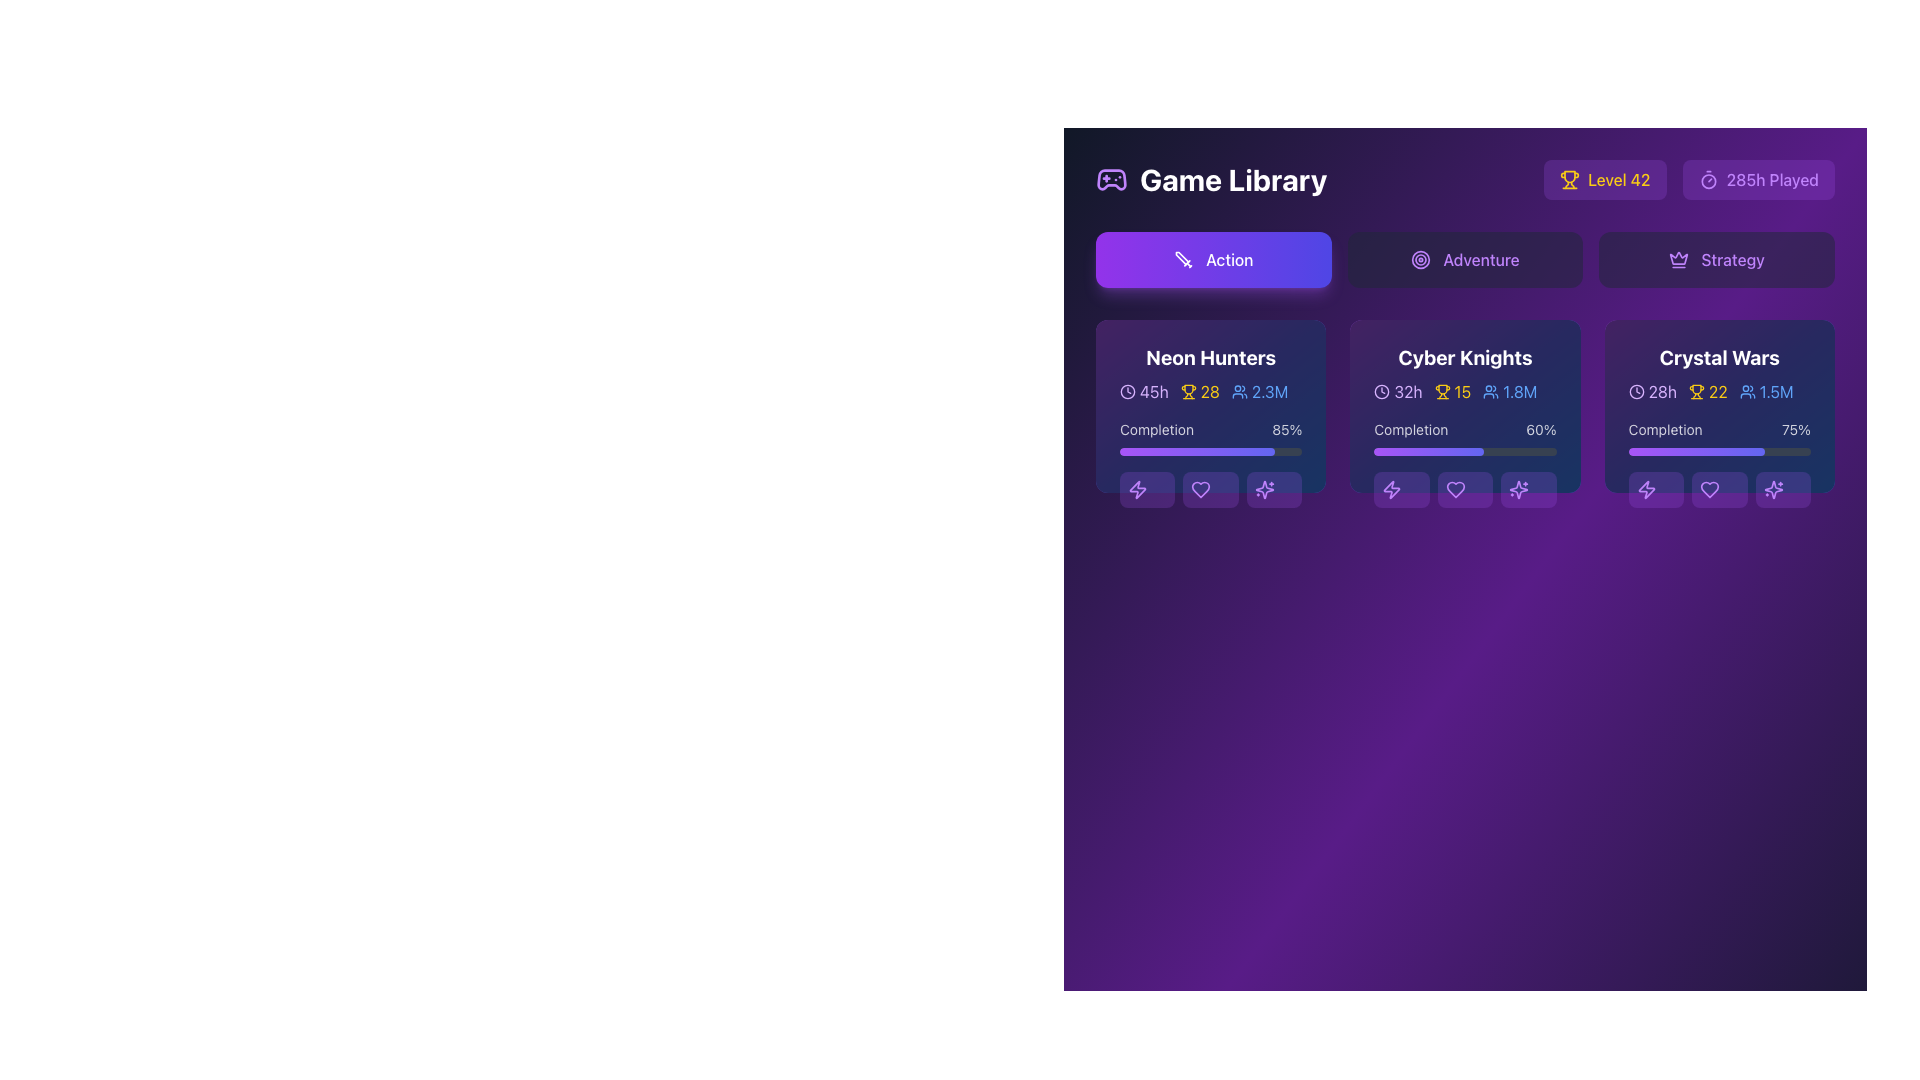 The image size is (1920, 1080). I want to click on the informational display component showing metrics for the 'Crystal Wars' game, which includes total play hours, trophy count, and participant number, so click(1718, 392).